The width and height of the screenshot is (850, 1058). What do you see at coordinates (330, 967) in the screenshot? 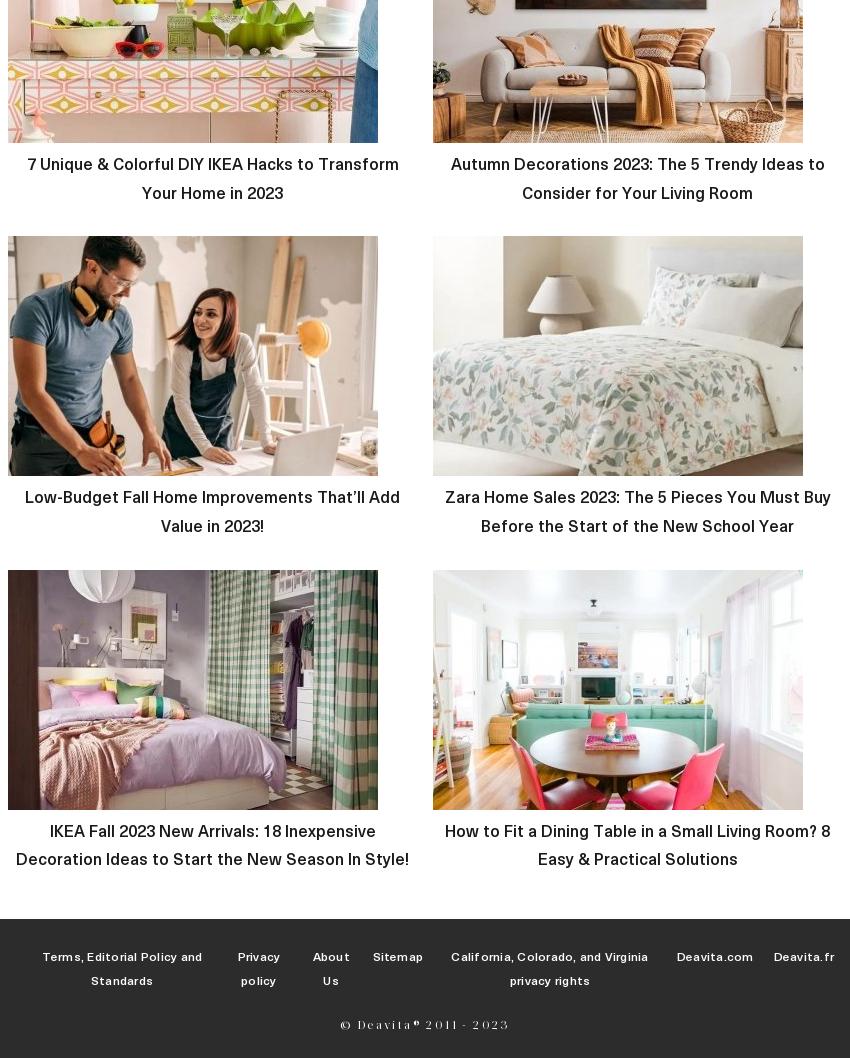
I see `'About Us'` at bounding box center [330, 967].